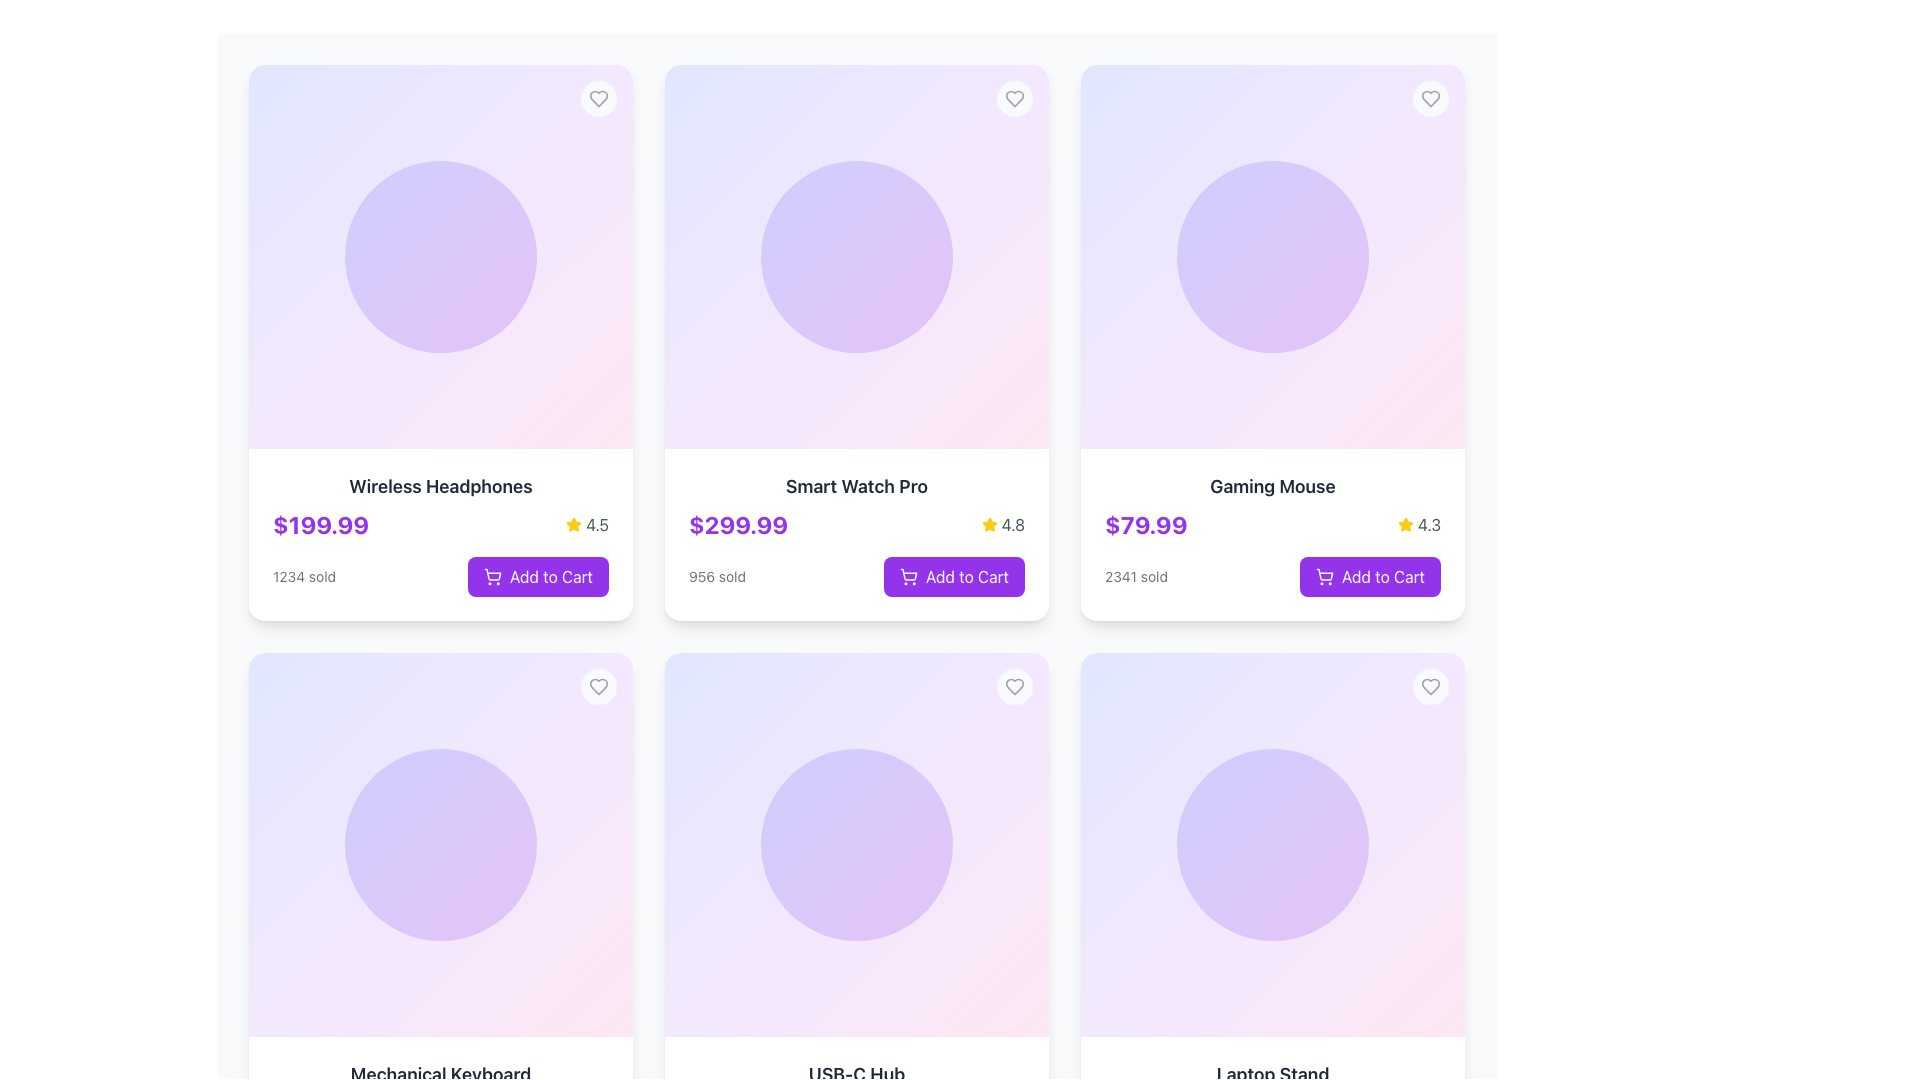  Describe the element at coordinates (1404, 523) in the screenshot. I see `the yellow star icon representing a rating, located beside the text '4.3' on the 'Gaming Mouse' product card in the top-right section` at that location.